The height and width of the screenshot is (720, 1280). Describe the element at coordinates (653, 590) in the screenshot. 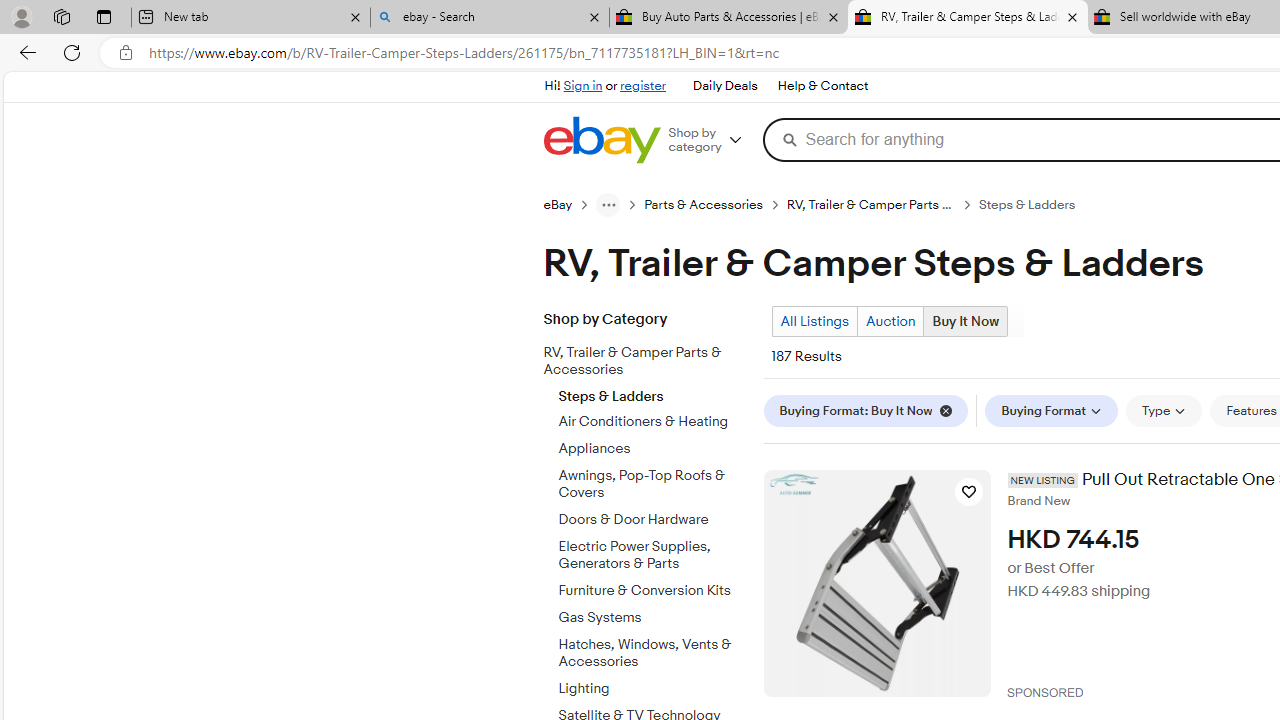

I see `'Furniture & Conversion Kits'` at that location.